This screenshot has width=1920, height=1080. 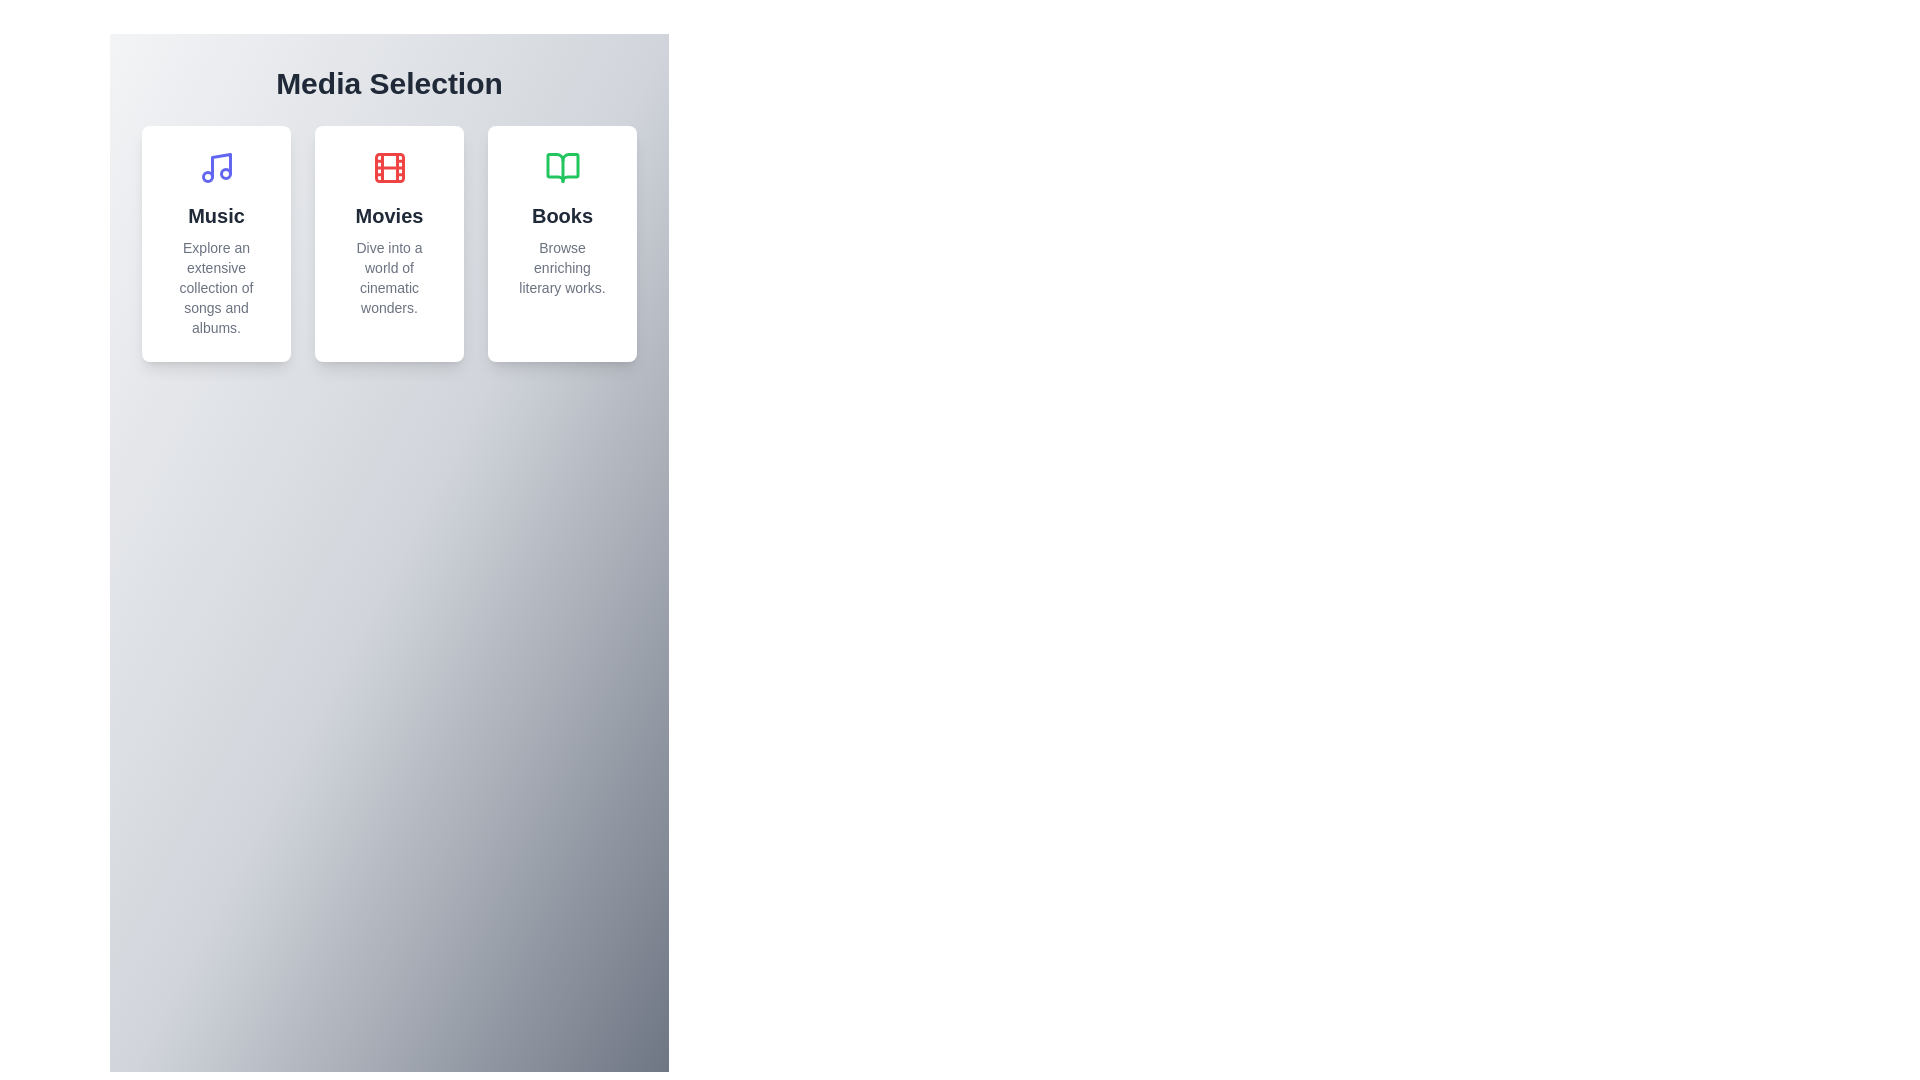 What do you see at coordinates (389, 277) in the screenshot?
I see `the descriptive tagline text located beneath the 'Movies' title, which is centered in the middle card of a set of three cards` at bounding box center [389, 277].